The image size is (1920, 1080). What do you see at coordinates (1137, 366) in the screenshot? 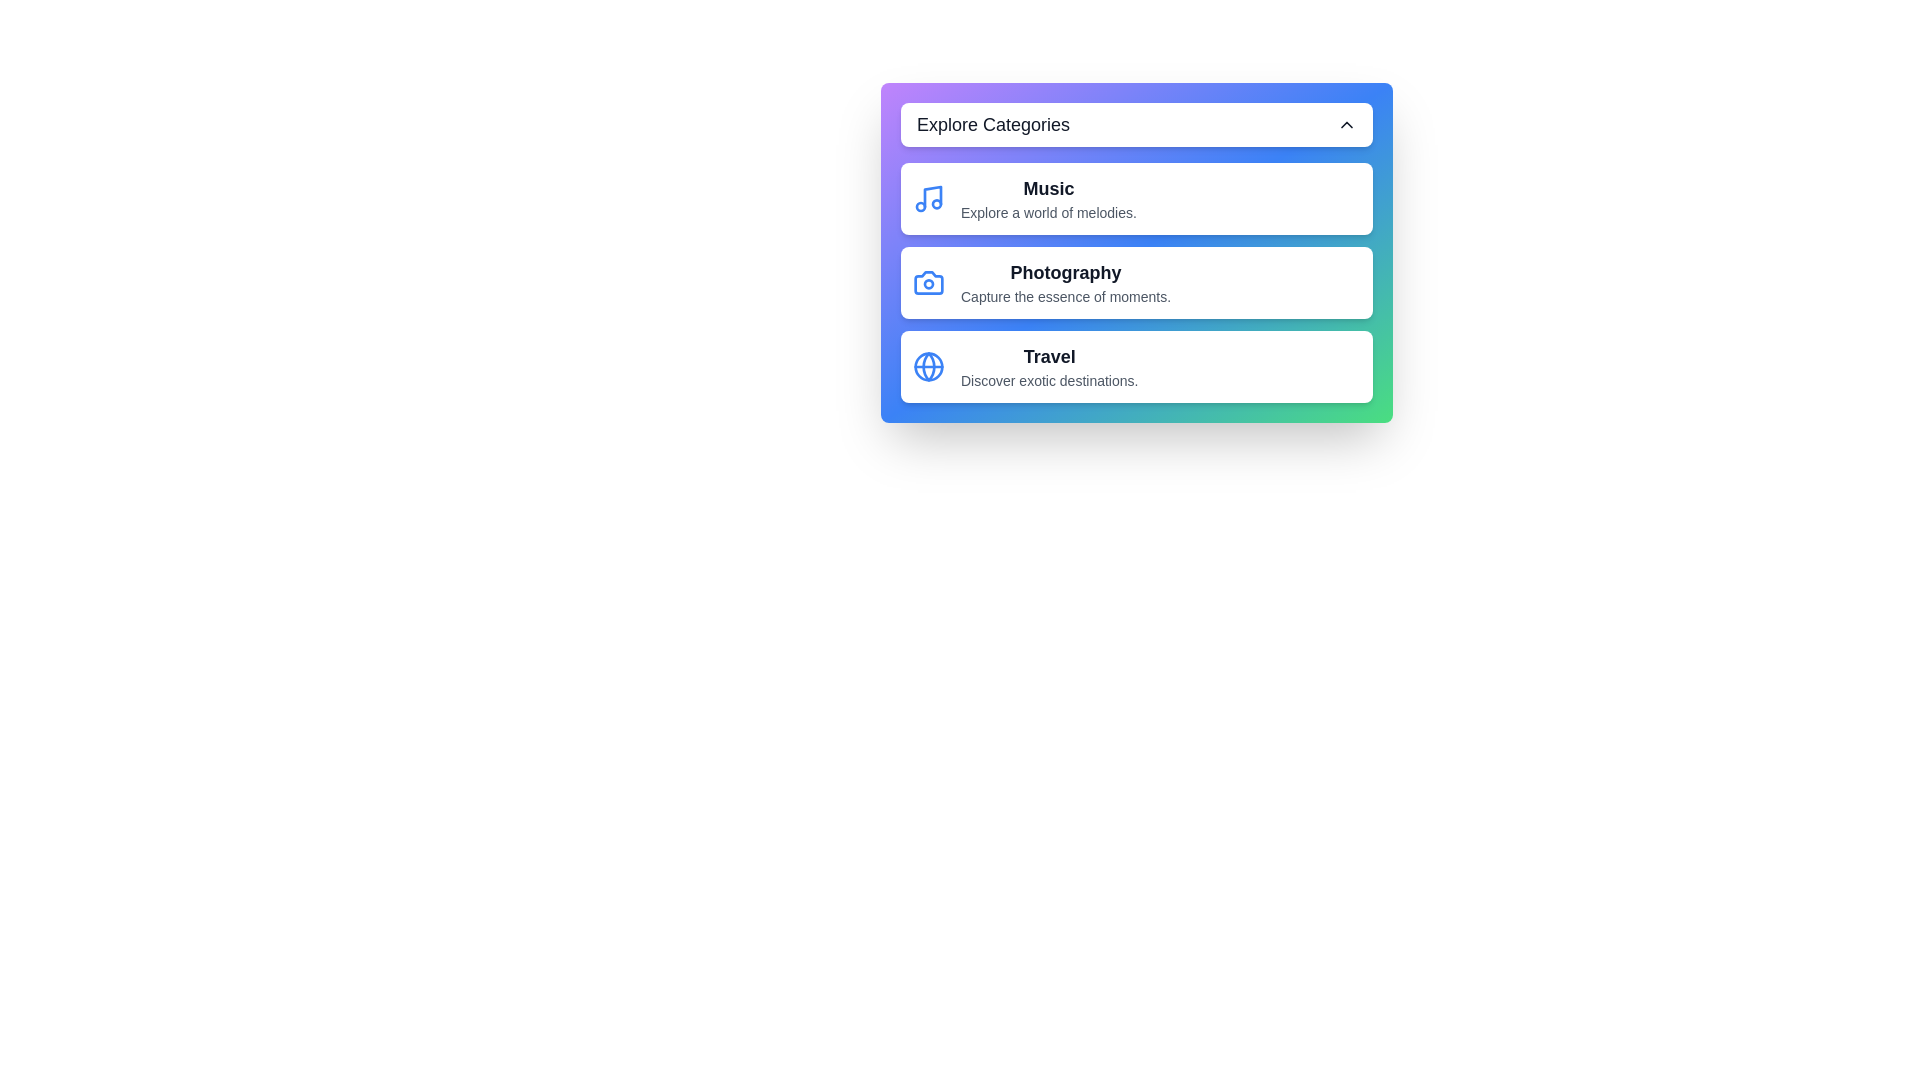
I see `the menu item Travel` at bounding box center [1137, 366].